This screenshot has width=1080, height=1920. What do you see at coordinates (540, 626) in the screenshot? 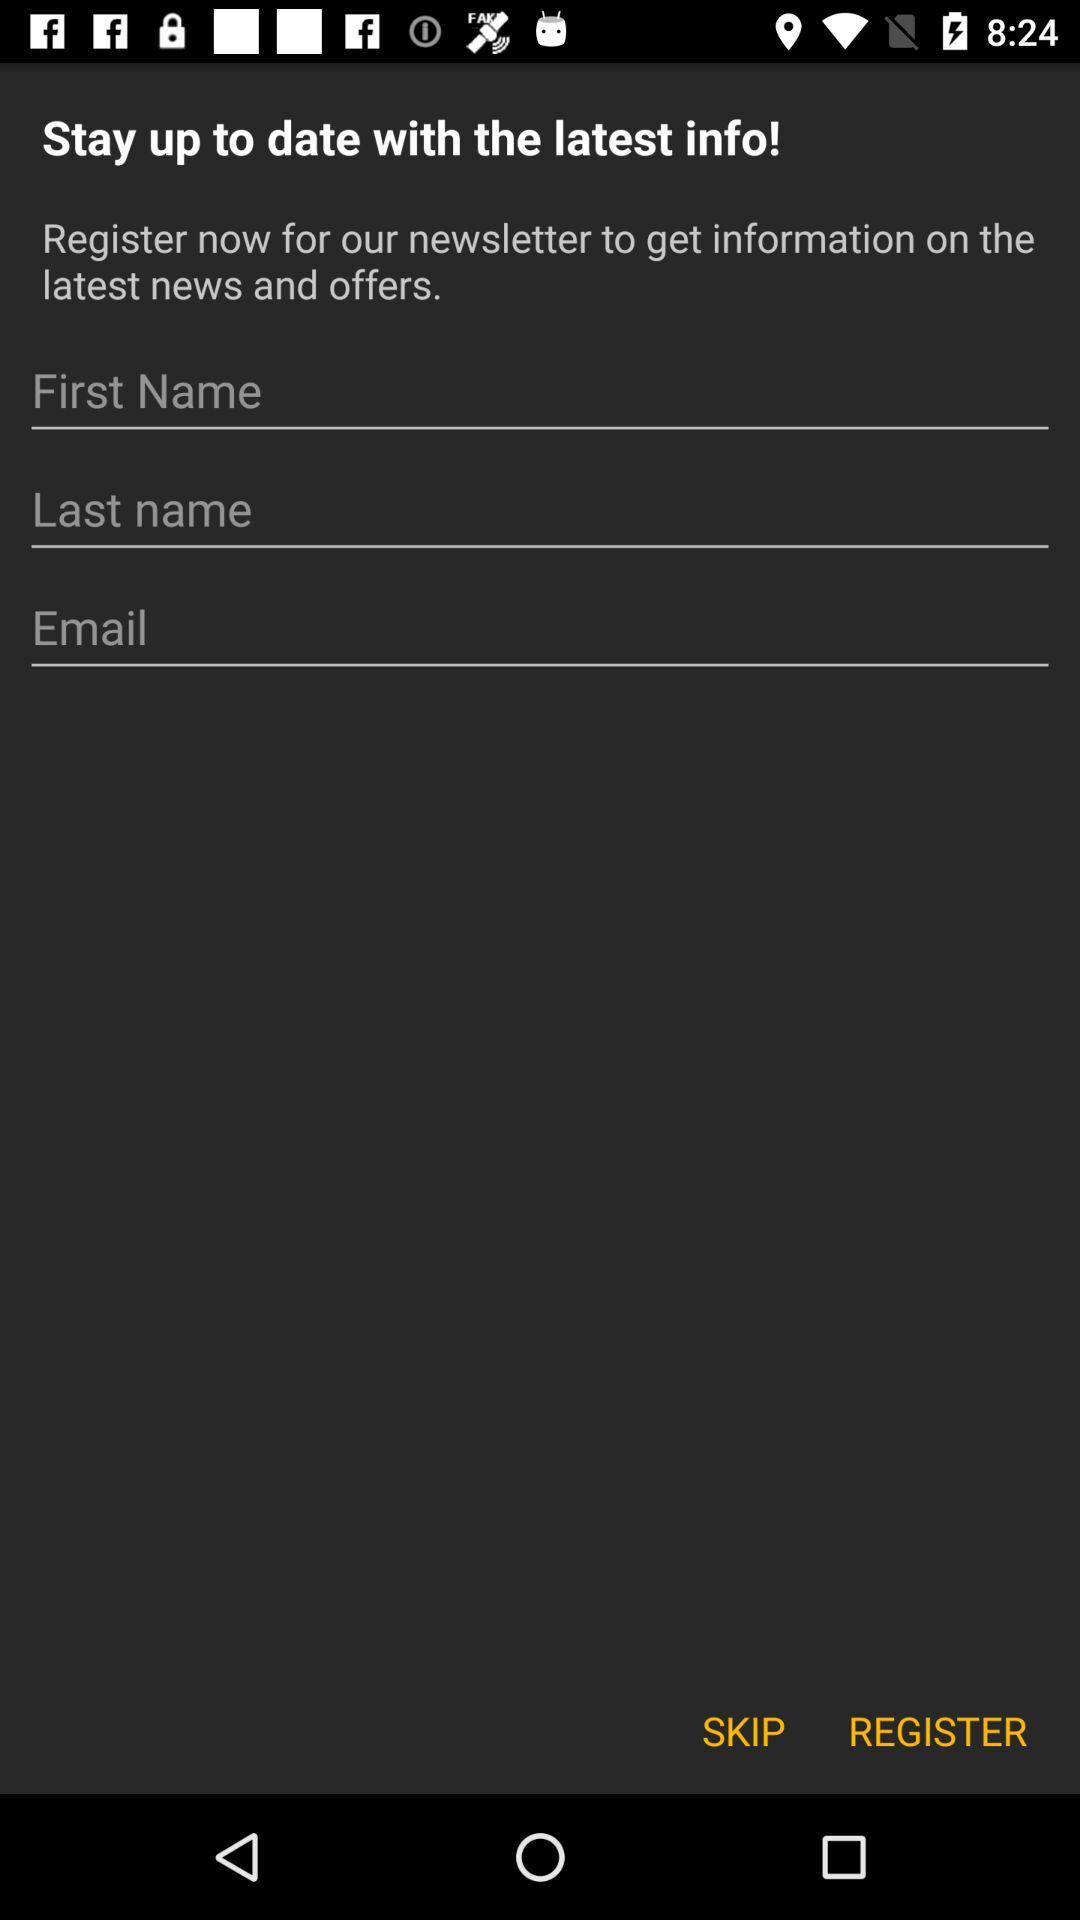
I see `email` at bounding box center [540, 626].